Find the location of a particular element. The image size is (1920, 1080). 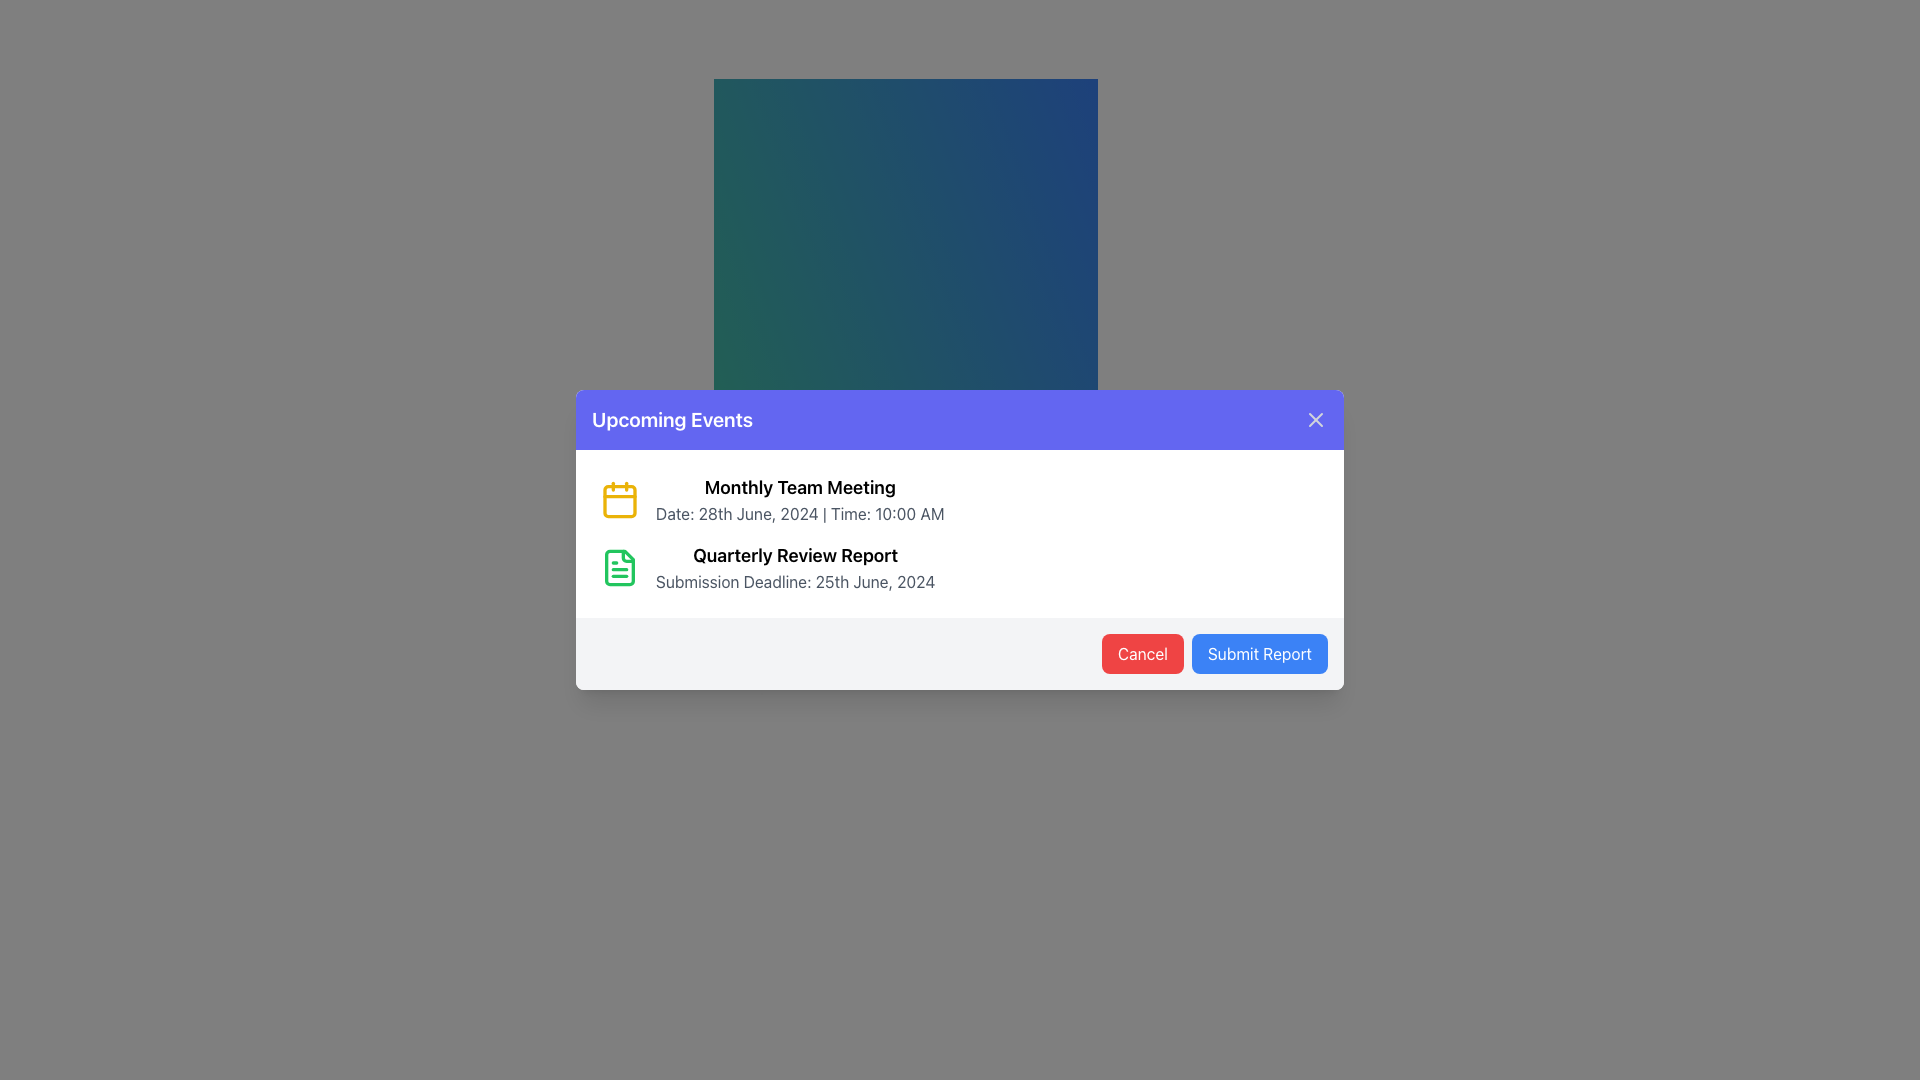

the 'Upcoming Events' text label, which is a bold white font on a blue background, located at the top-left corner of its section is located at coordinates (672, 419).